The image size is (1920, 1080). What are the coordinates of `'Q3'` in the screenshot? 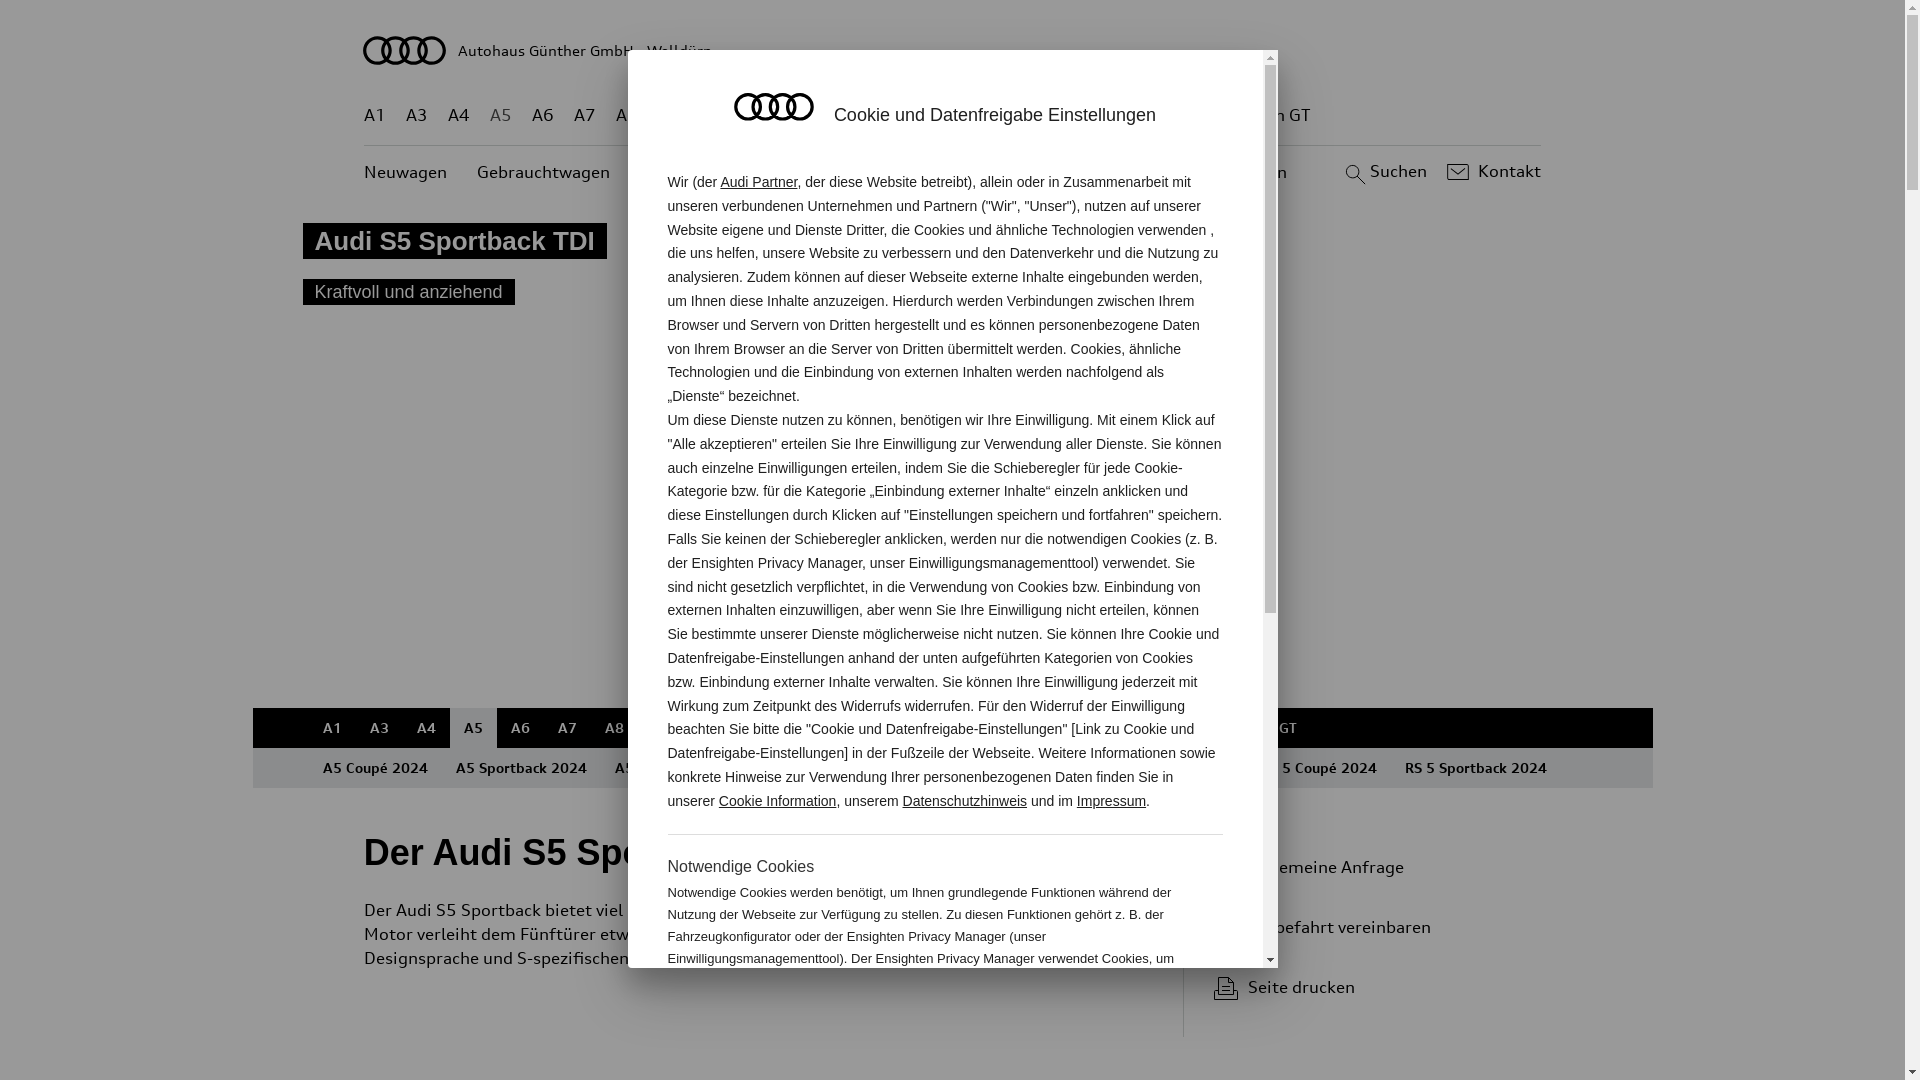 It's located at (712, 115).